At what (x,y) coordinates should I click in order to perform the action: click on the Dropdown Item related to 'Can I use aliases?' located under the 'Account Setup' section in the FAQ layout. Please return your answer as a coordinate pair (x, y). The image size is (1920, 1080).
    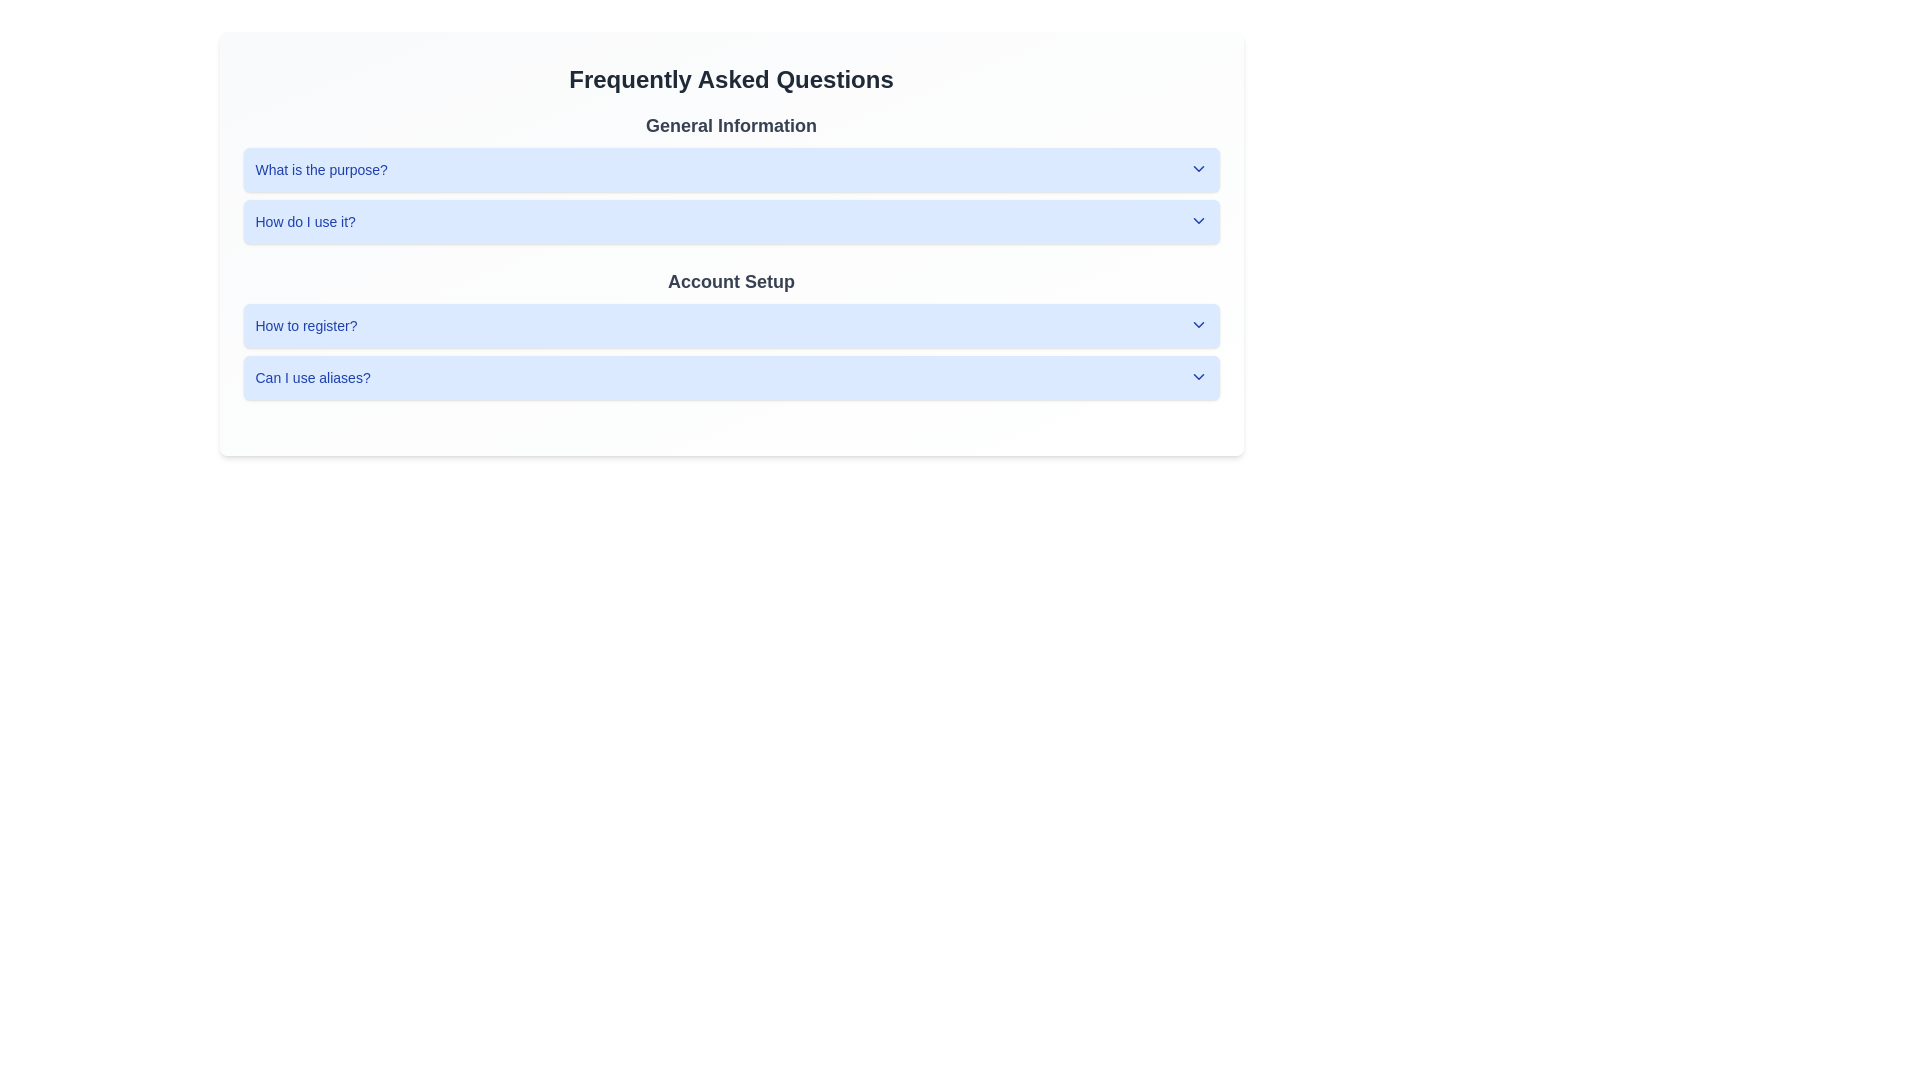
    Looking at the image, I should click on (730, 378).